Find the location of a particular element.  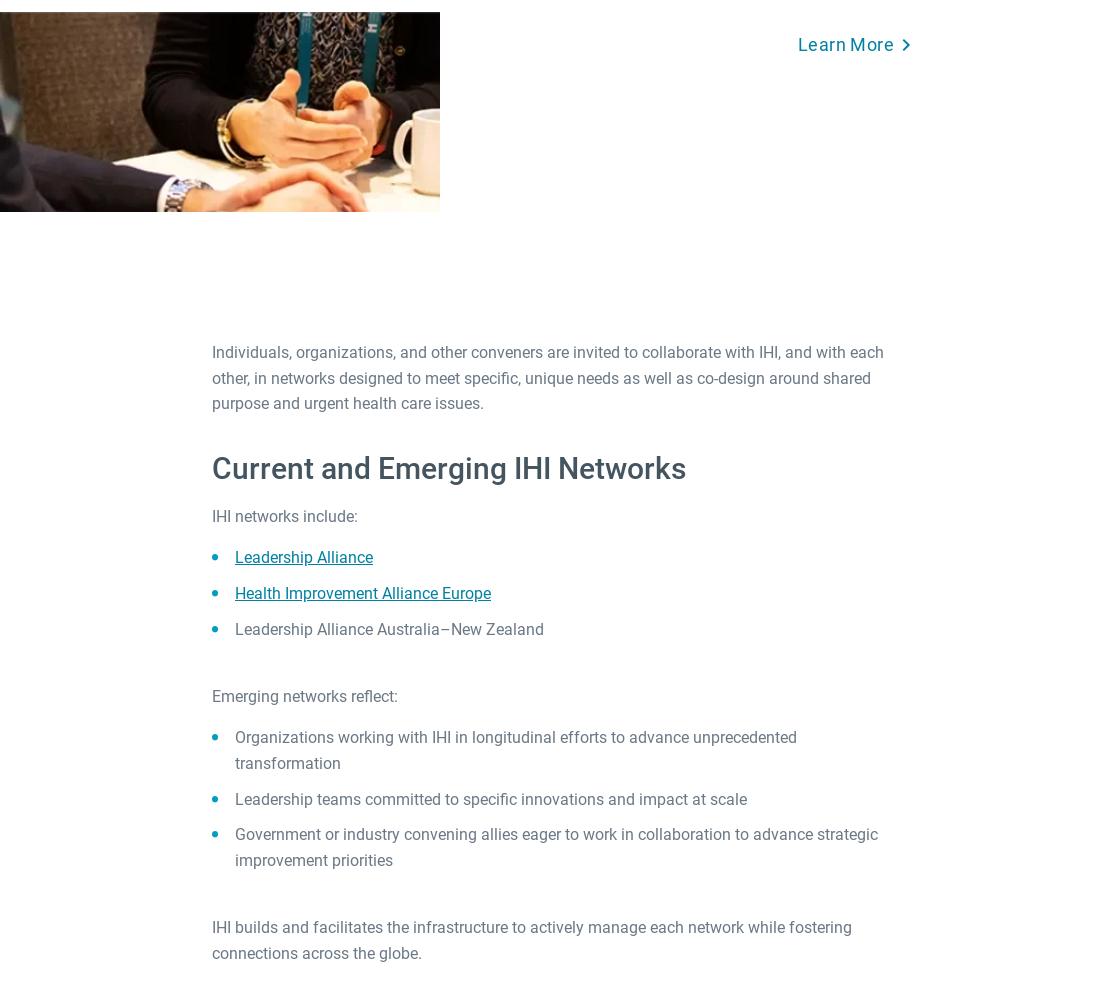

'Learn More' is located at coordinates (845, 43).